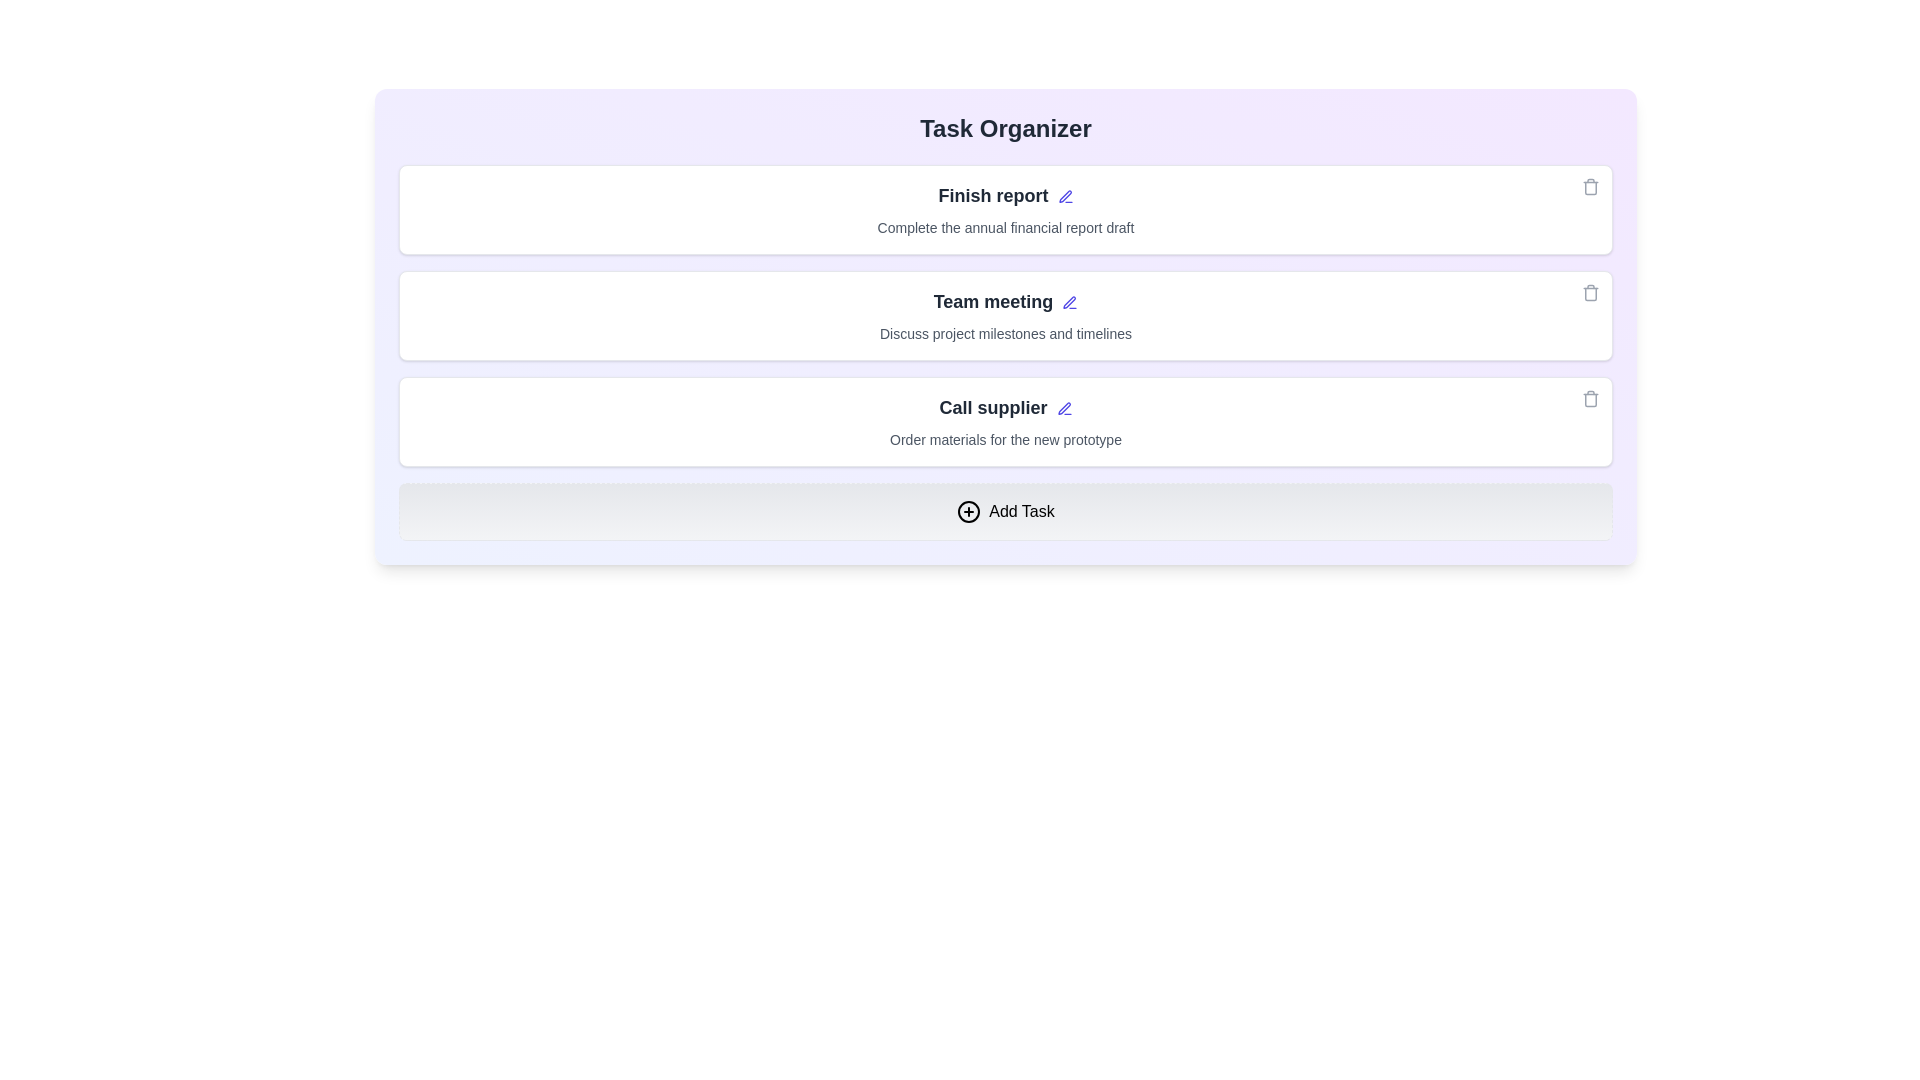 This screenshot has height=1080, width=1920. I want to click on the trash icon of the task card titled 'Finish report' to delete the task, so click(1589, 186).